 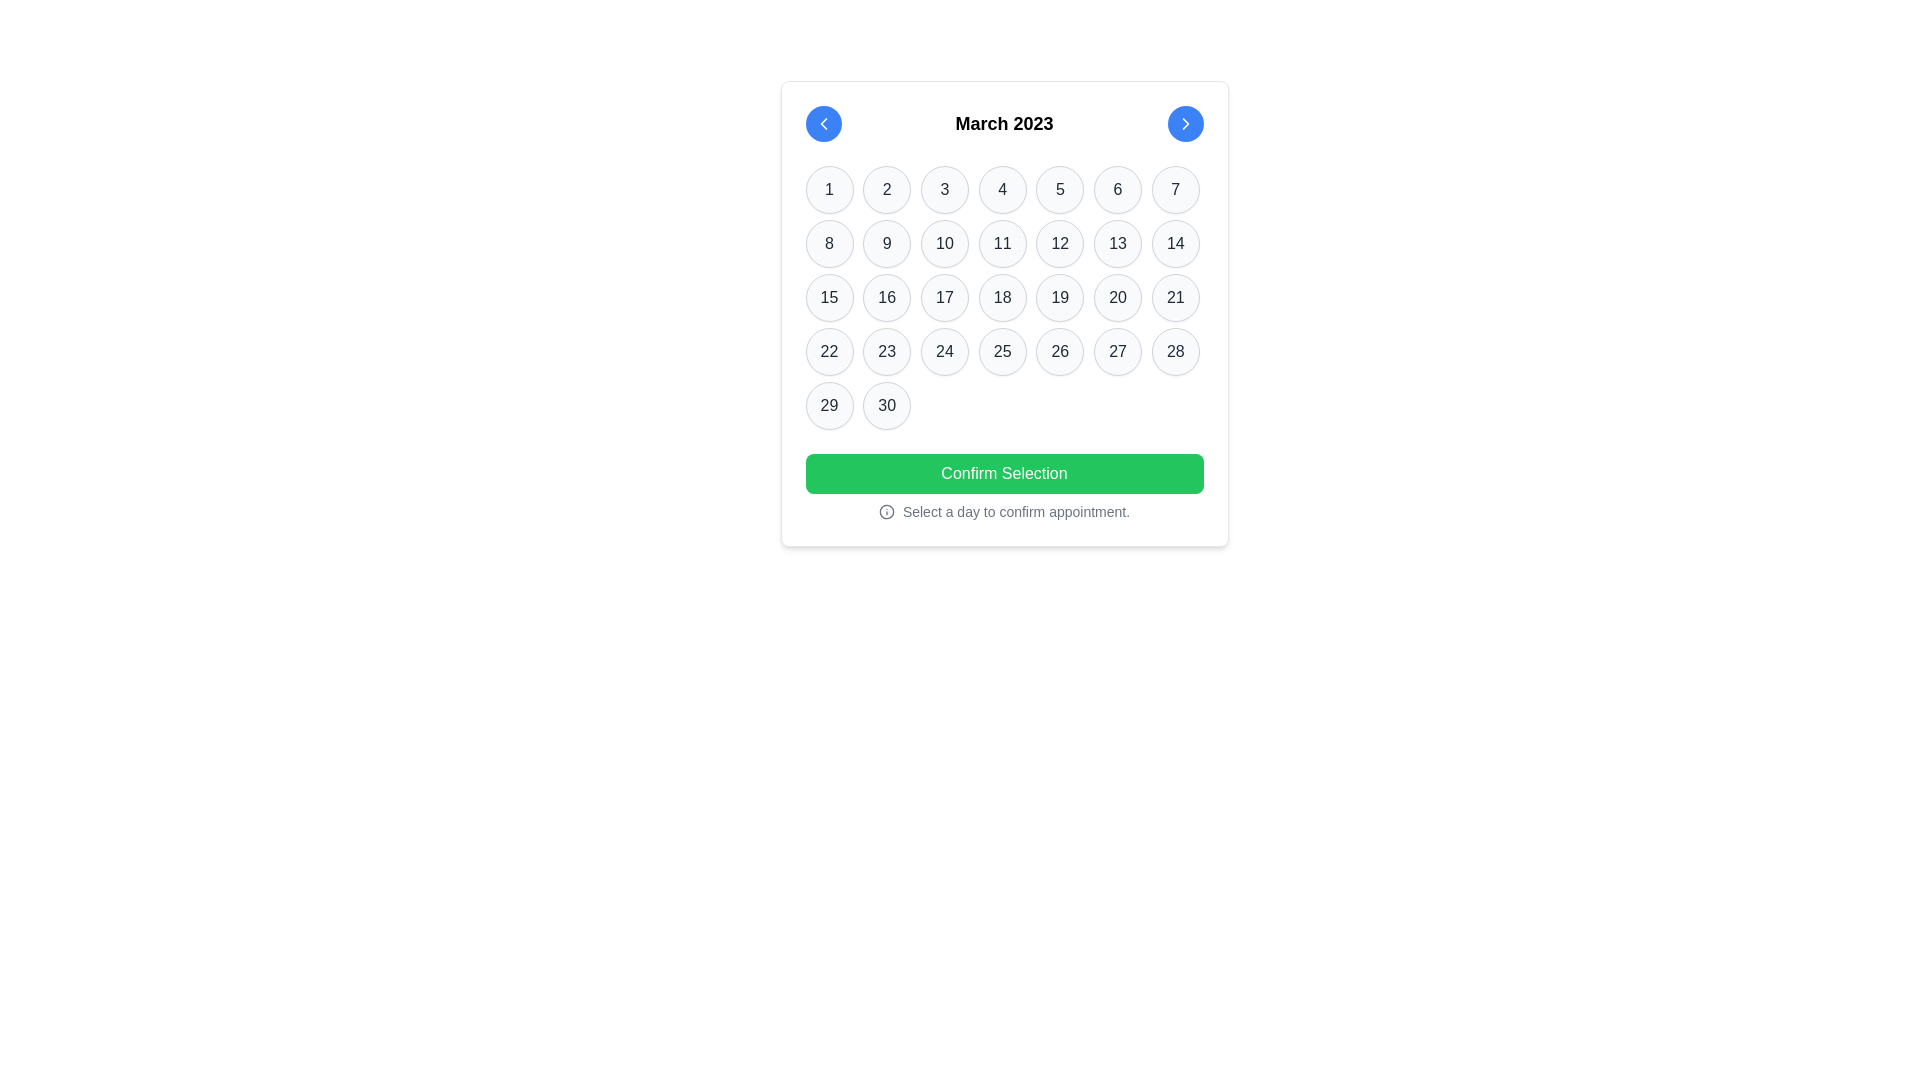 What do you see at coordinates (886, 189) in the screenshot?
I see `the circular button labeled '2' with a gray background that is located` at bounding box center [886, 189].